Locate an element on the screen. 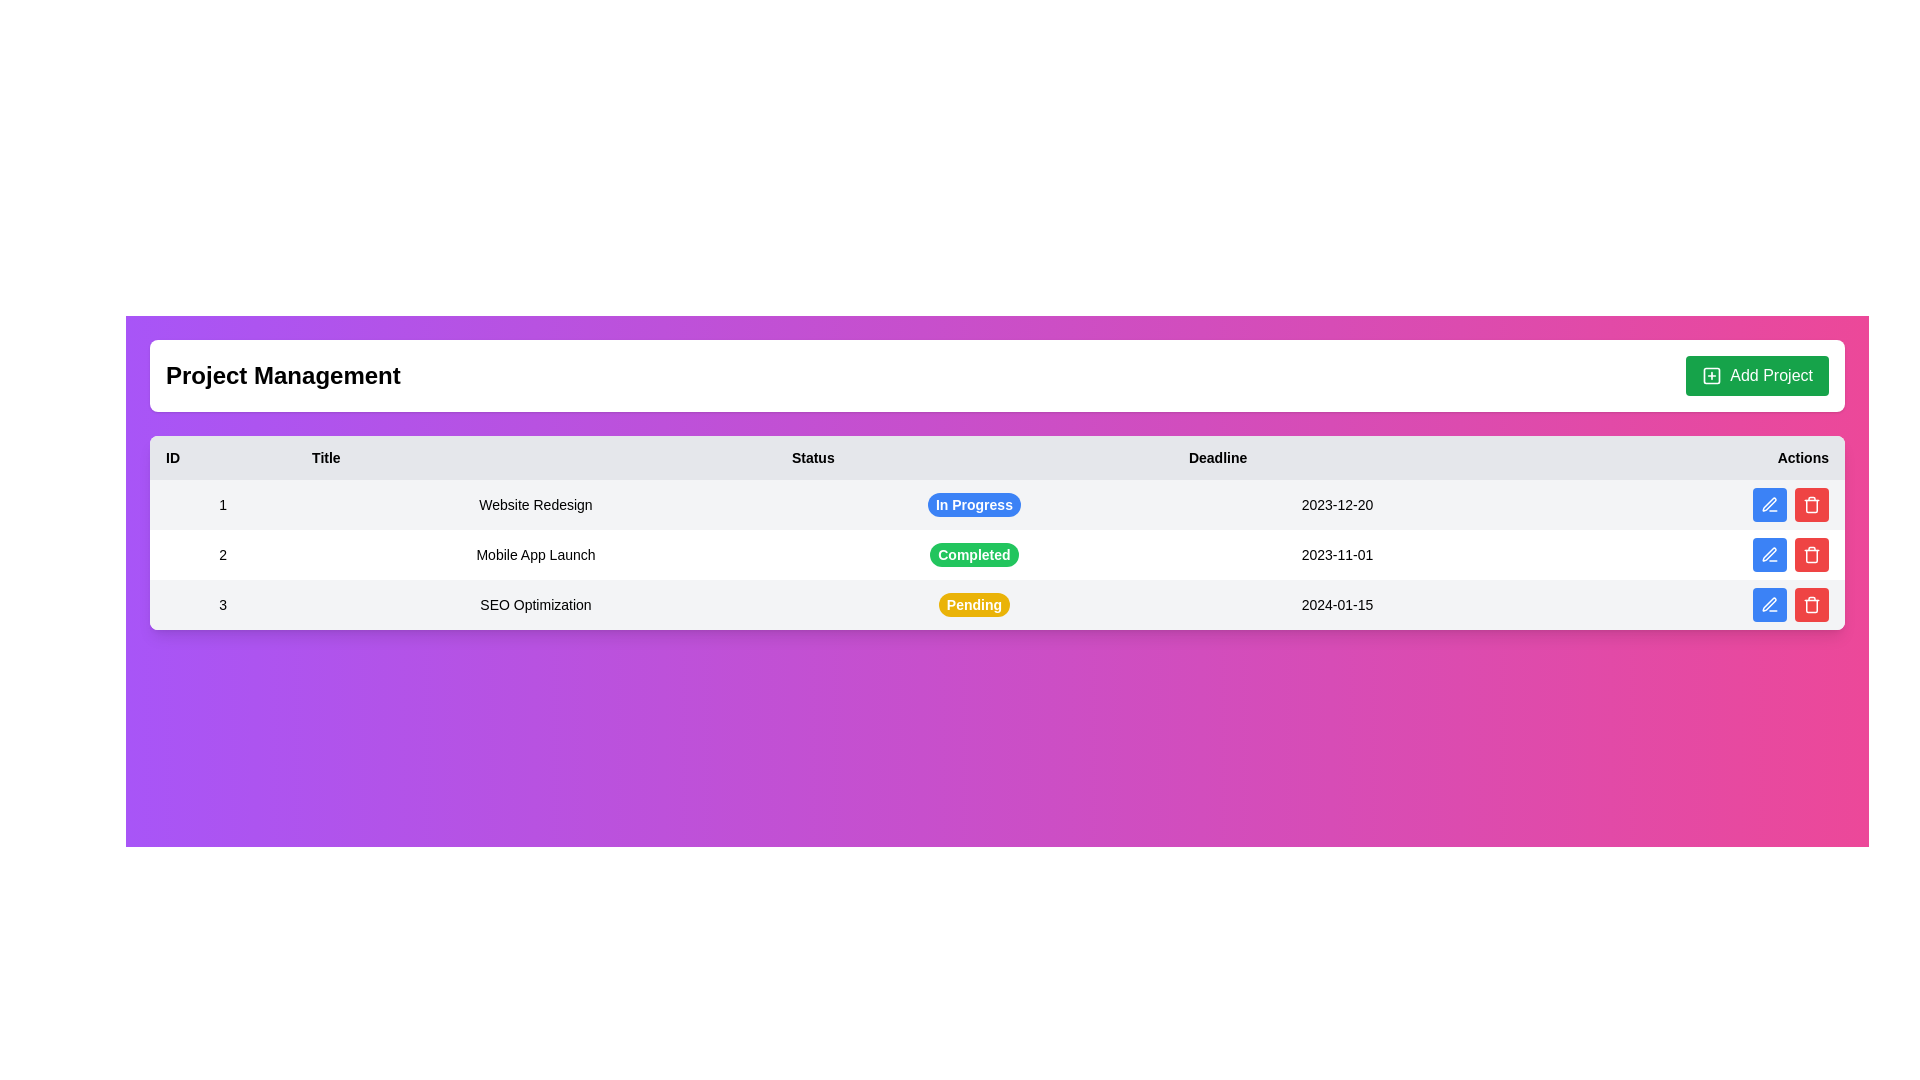 This screenshot has width=1920, height=1080. the '+' icon within the 'Add Project' button located at the top-right corner of the interface is located at coordinates (1711, 375).